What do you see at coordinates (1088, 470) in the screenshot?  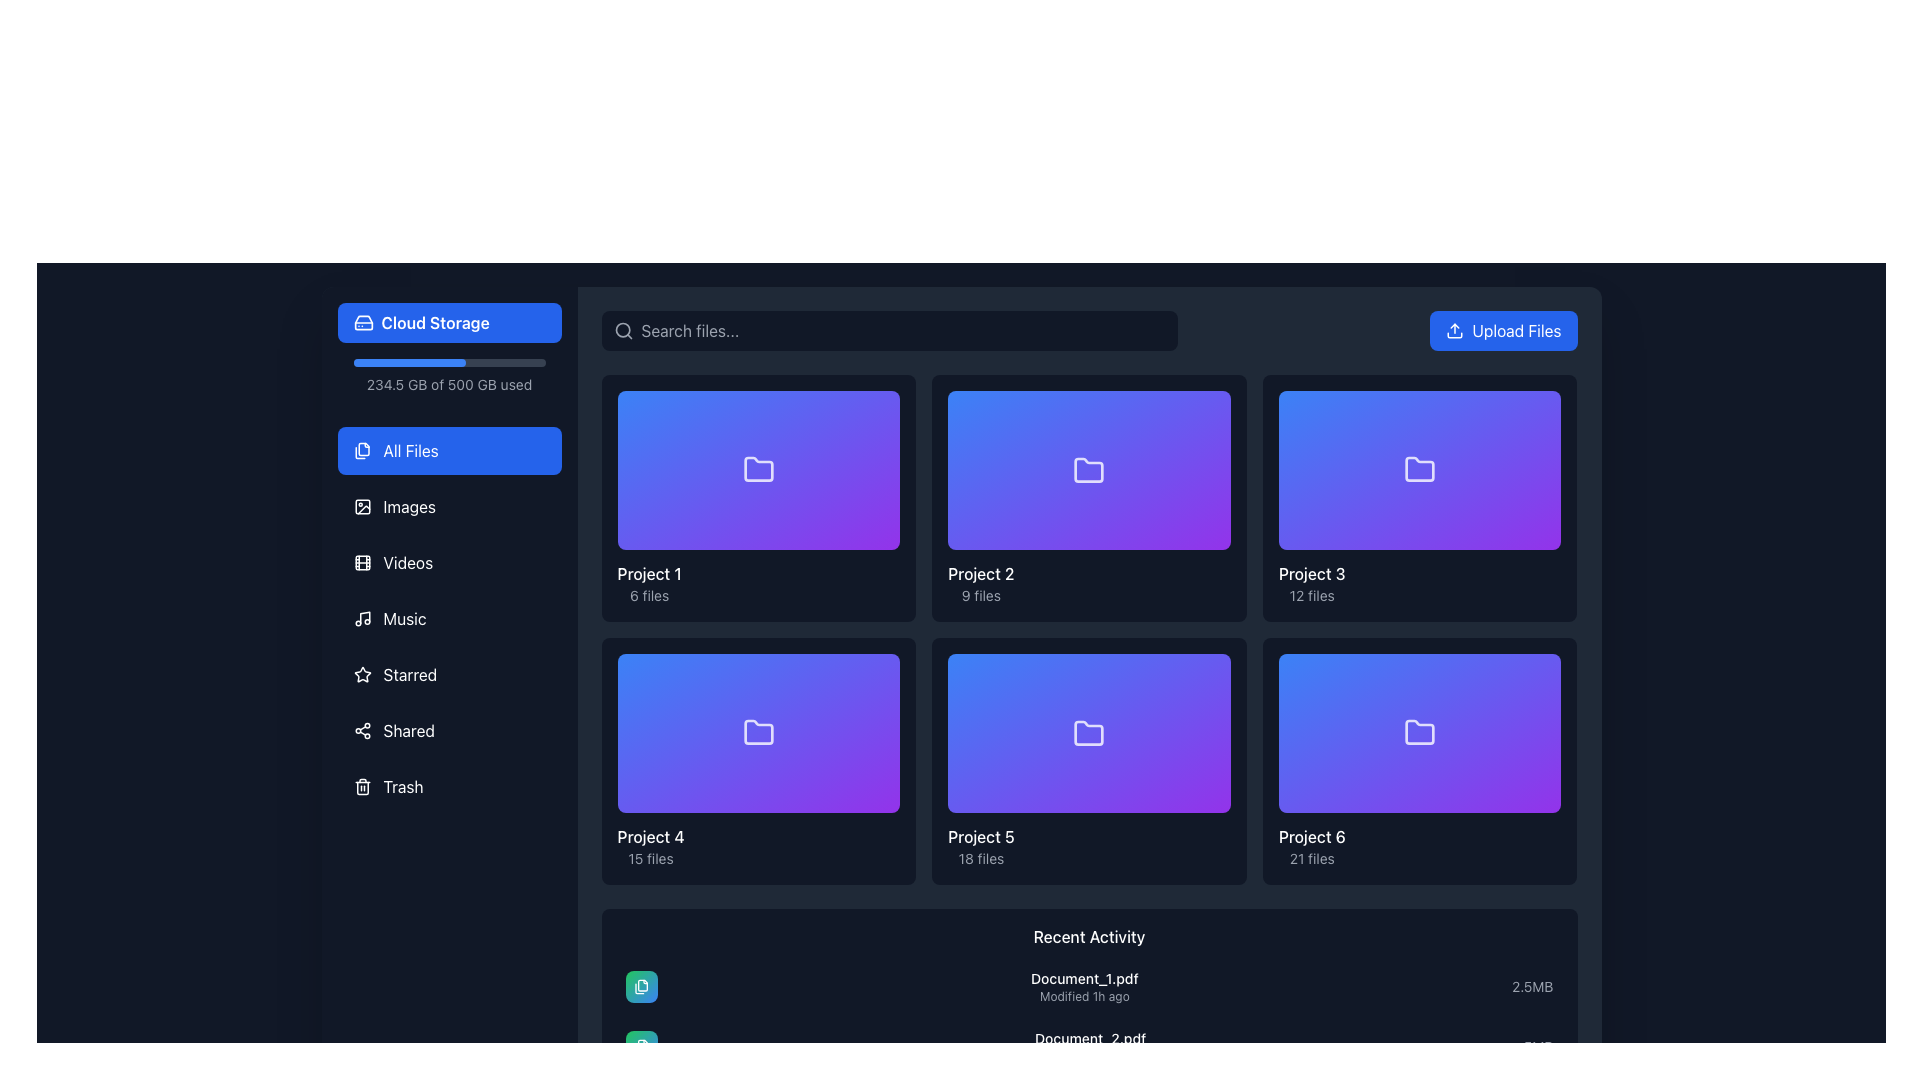 I see `the folder icon with a white outline, which is centrally placed in a purple gradient background card` at bounding box center [1088, 470].